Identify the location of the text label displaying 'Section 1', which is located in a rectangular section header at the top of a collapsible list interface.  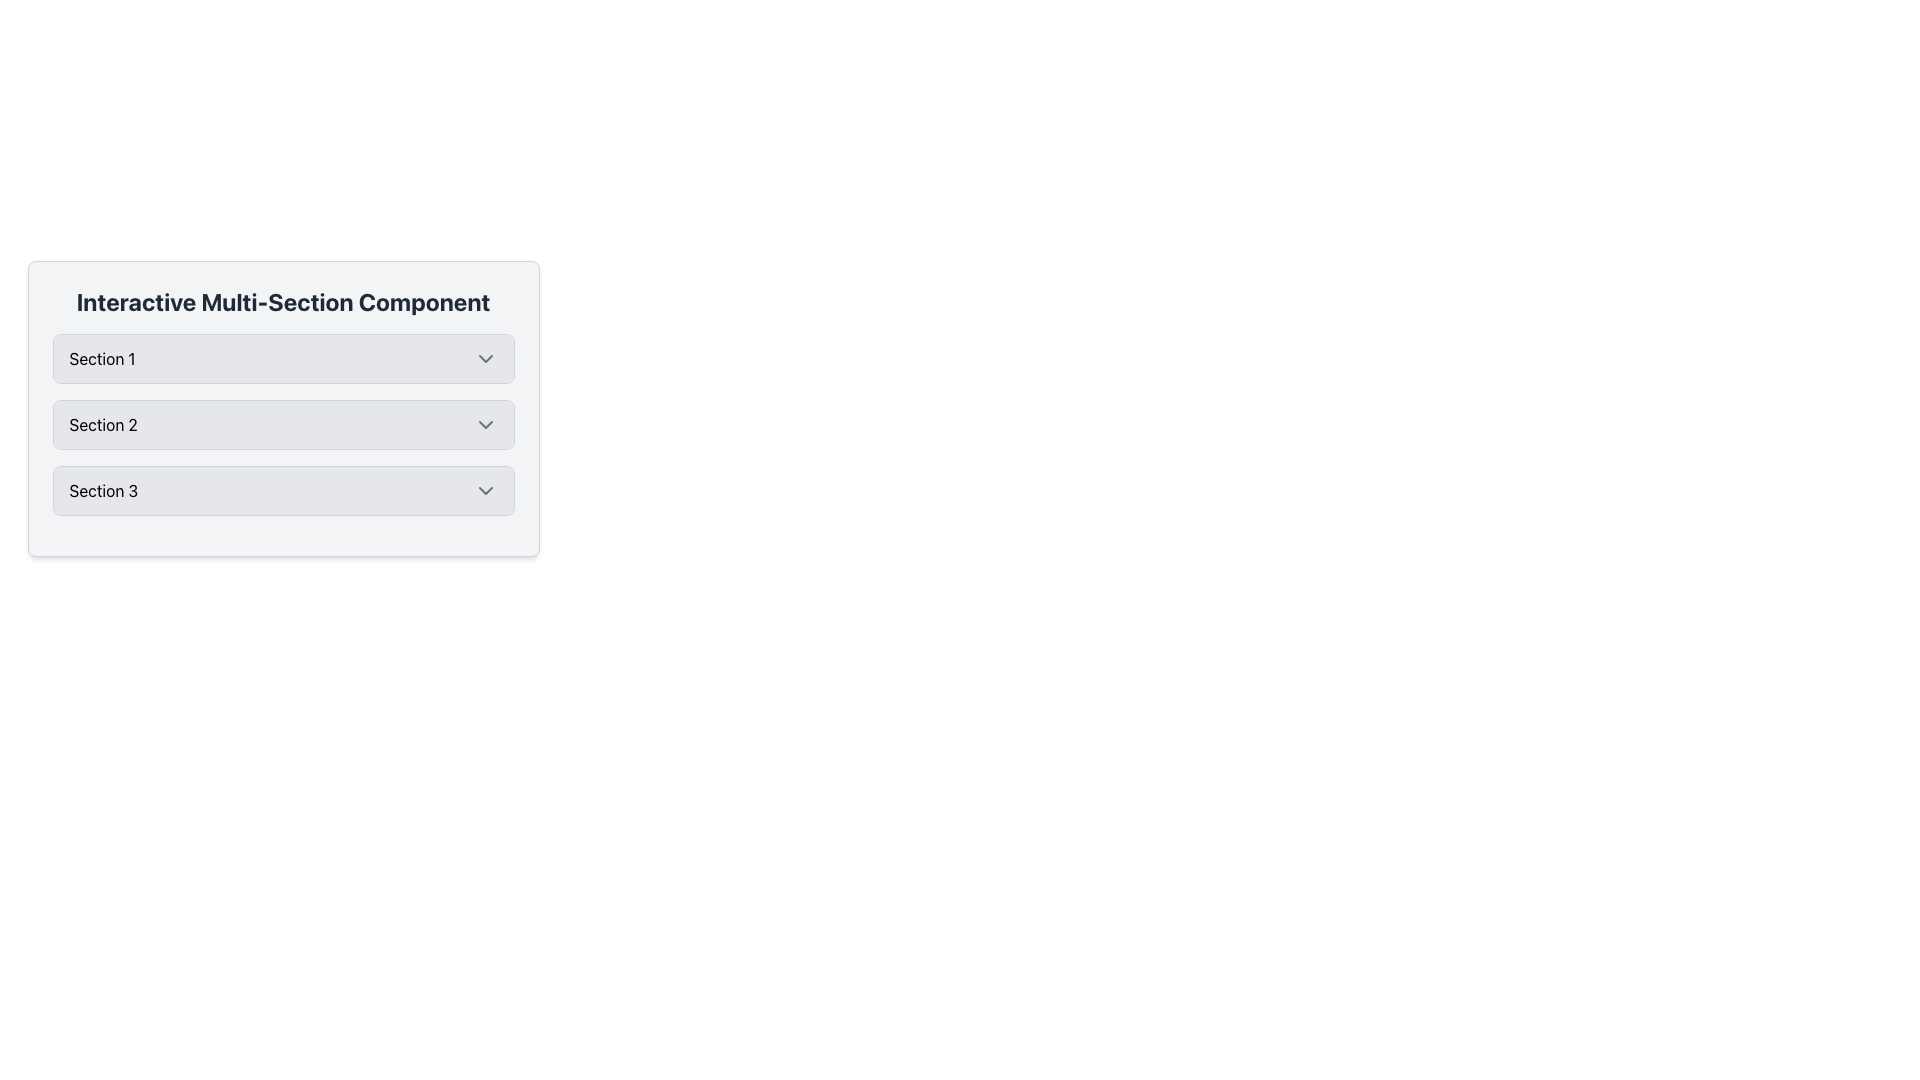
(101, 357).